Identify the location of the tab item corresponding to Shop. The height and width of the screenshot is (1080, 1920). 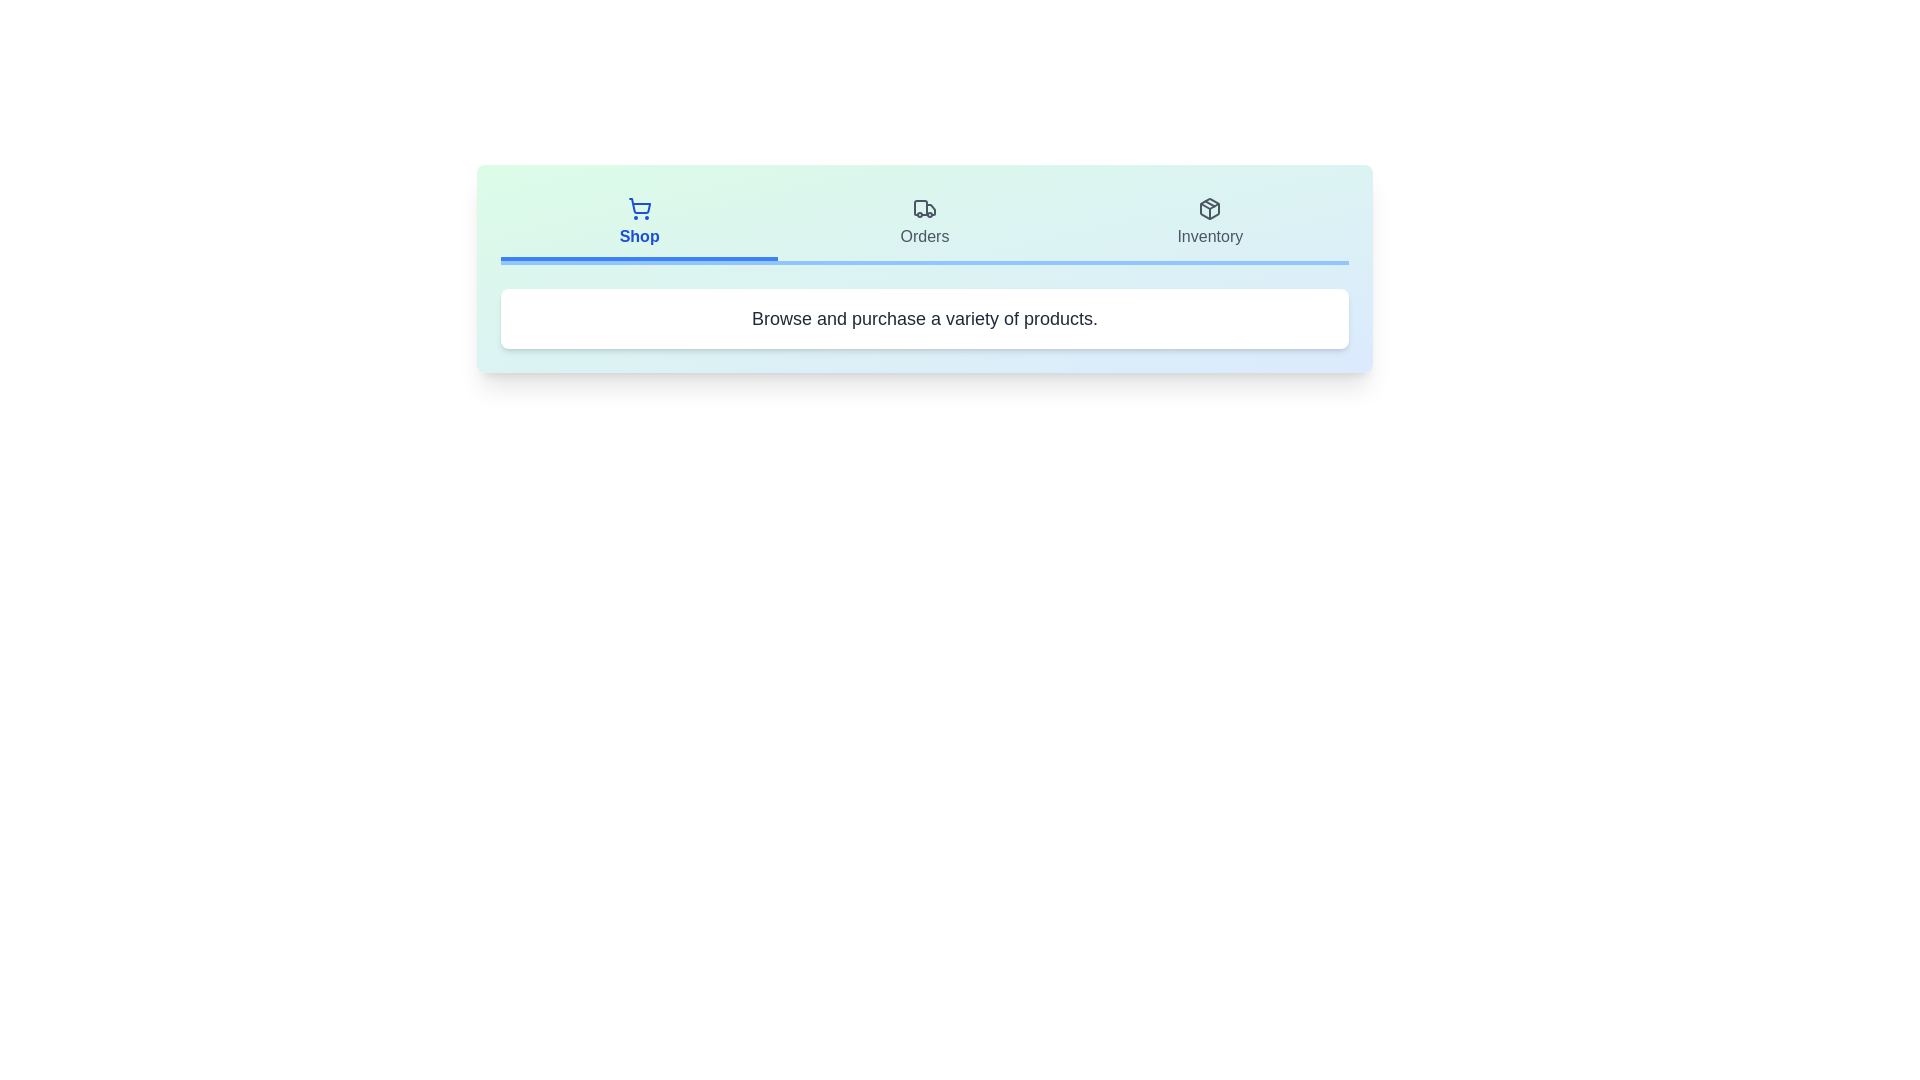
(638, 224).